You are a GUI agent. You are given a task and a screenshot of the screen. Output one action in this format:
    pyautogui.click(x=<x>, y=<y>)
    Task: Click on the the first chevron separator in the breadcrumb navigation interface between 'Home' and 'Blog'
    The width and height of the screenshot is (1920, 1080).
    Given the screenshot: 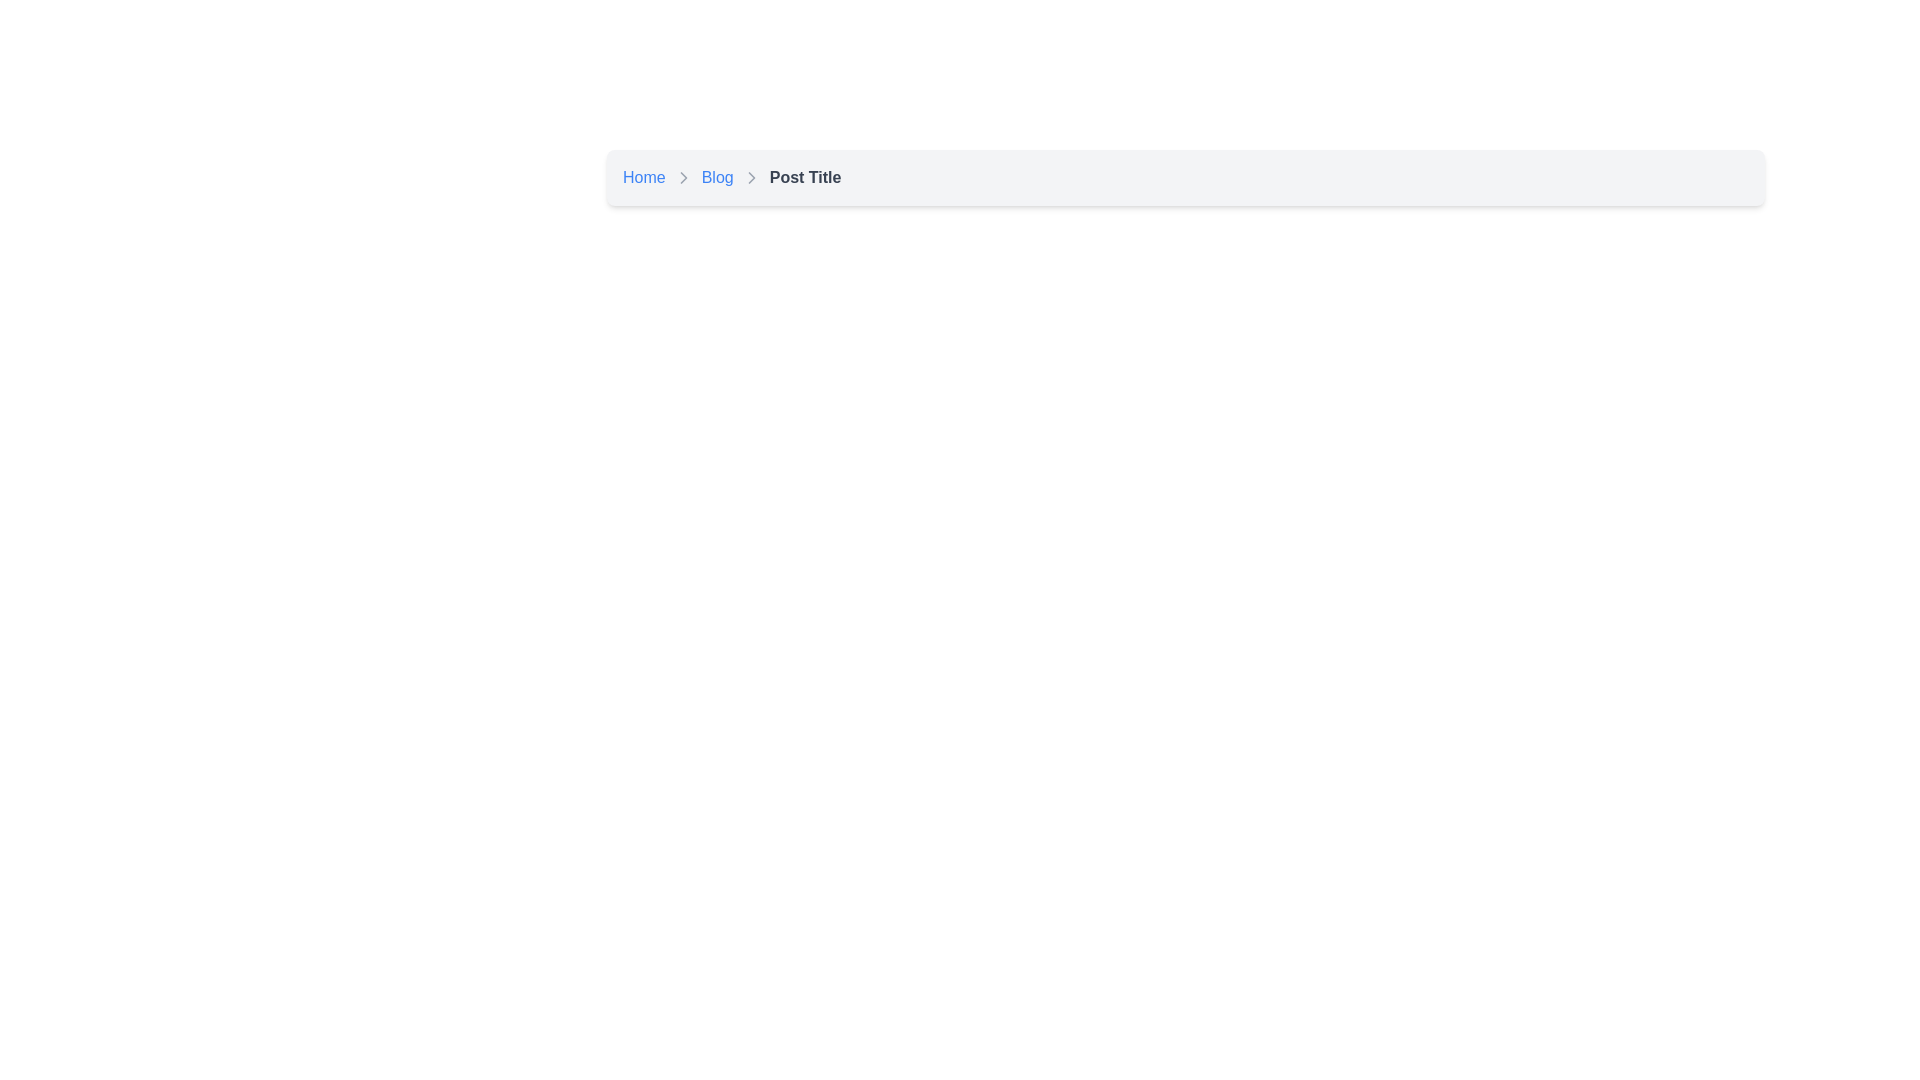 What is the action you would take?
    pyautogui.click(x=683, y=176)
    